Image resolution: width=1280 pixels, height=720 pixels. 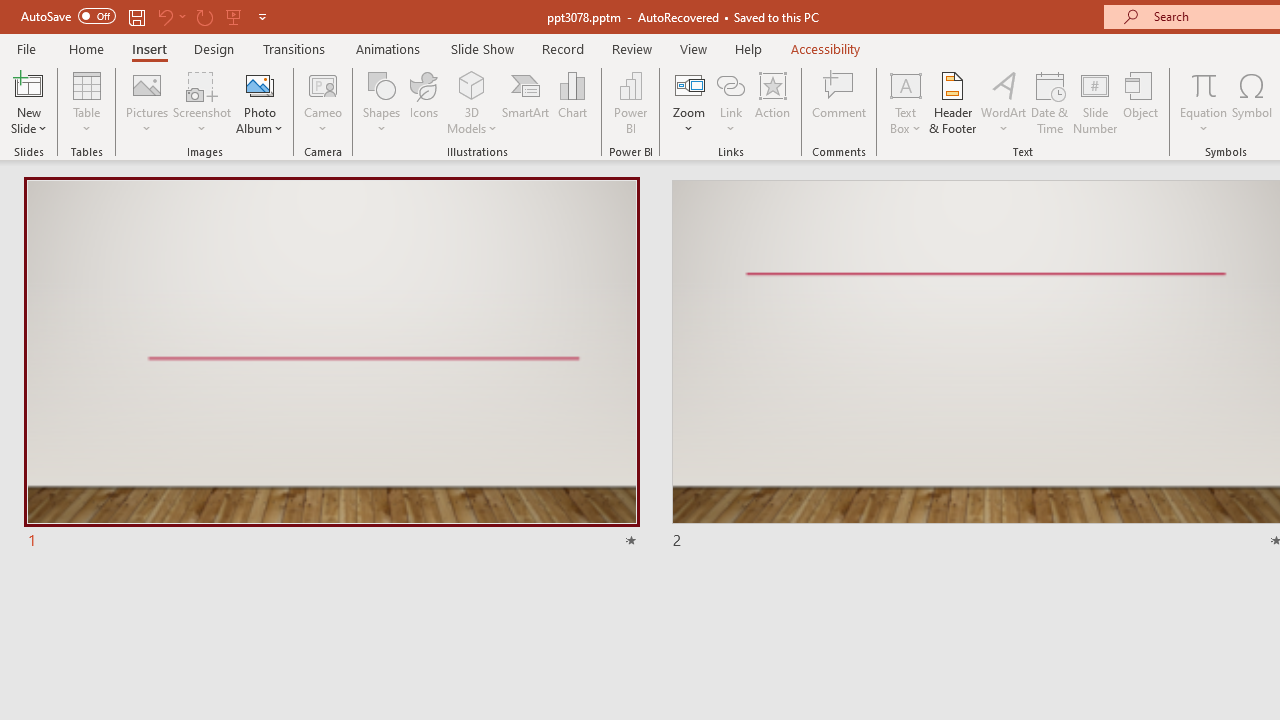 What do you see at coordinates (571, 103) in the screenshot?
I see `'Chart...'` at bounding box center [571, 103].